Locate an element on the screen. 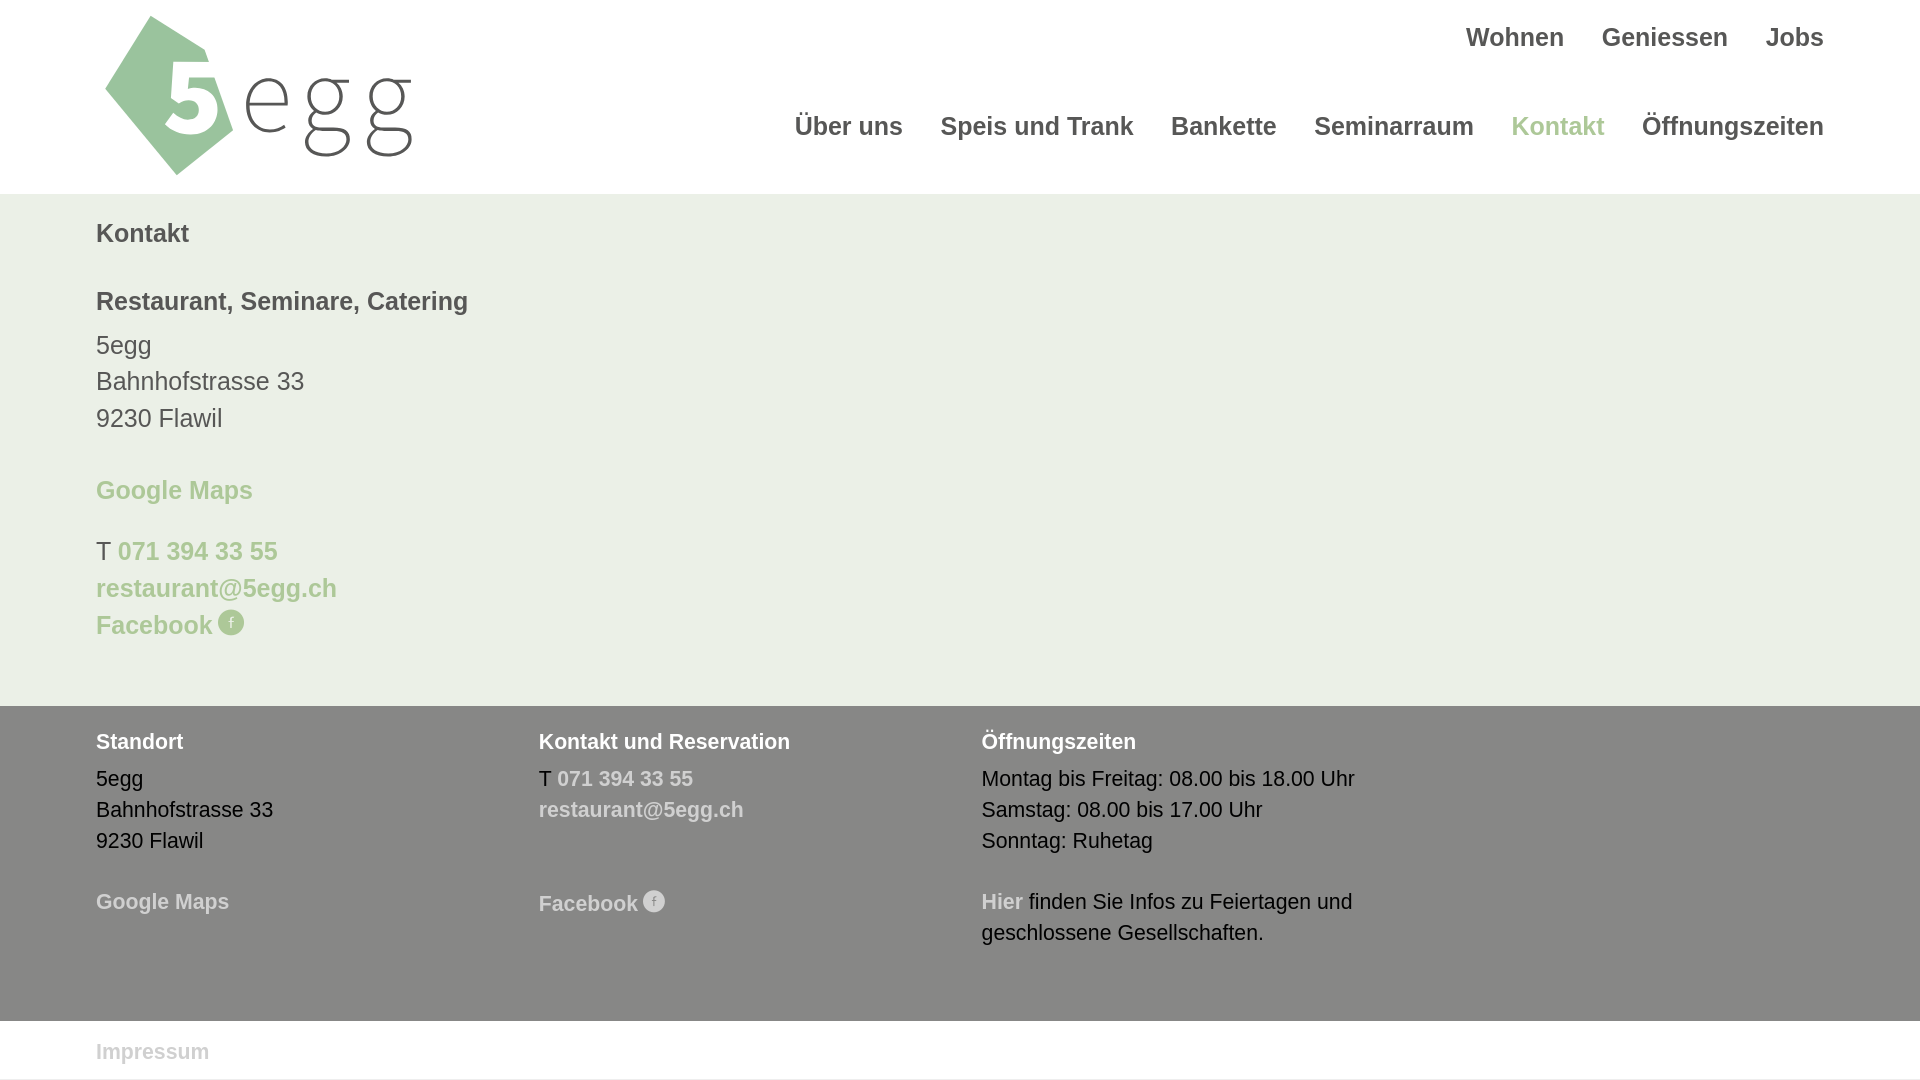  'Impressum' is located at coordinates (95, 1051).